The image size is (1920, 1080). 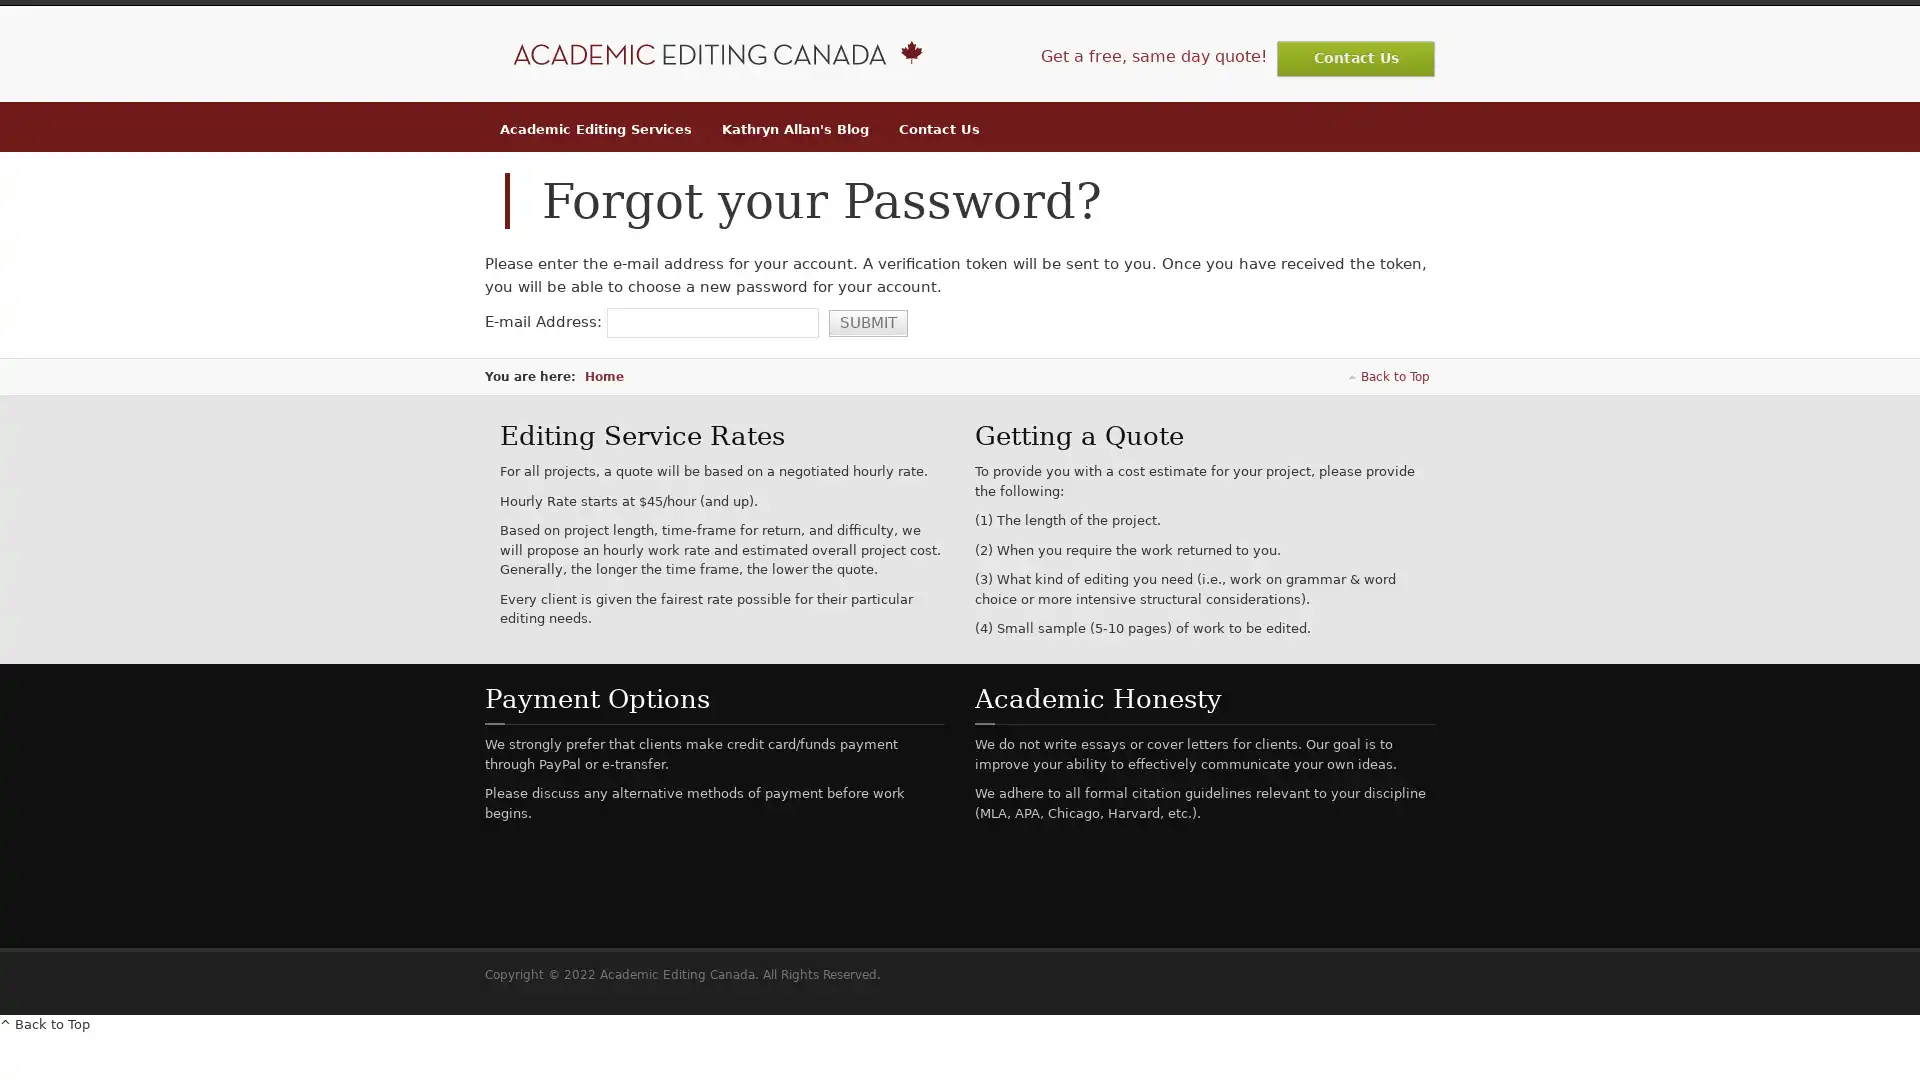 I want to click on SUBMIT, so click(x=868, y=321).